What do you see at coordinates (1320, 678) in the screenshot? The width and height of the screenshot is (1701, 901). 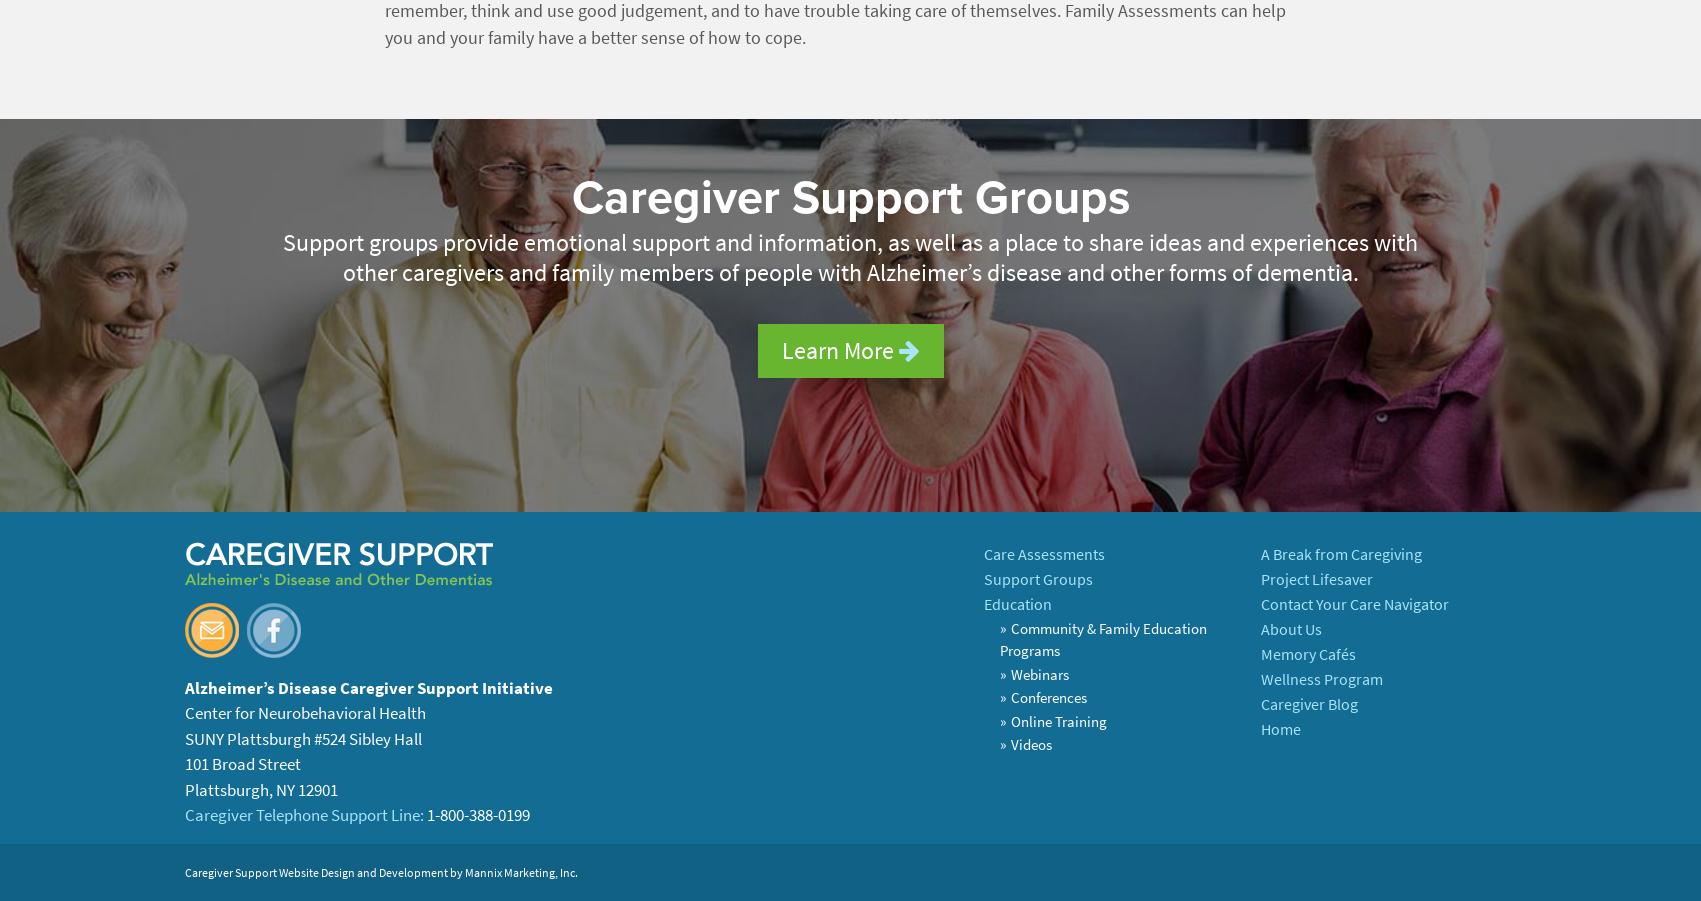 I see `'Wellness Program'` at bounding box center [1320, 678].